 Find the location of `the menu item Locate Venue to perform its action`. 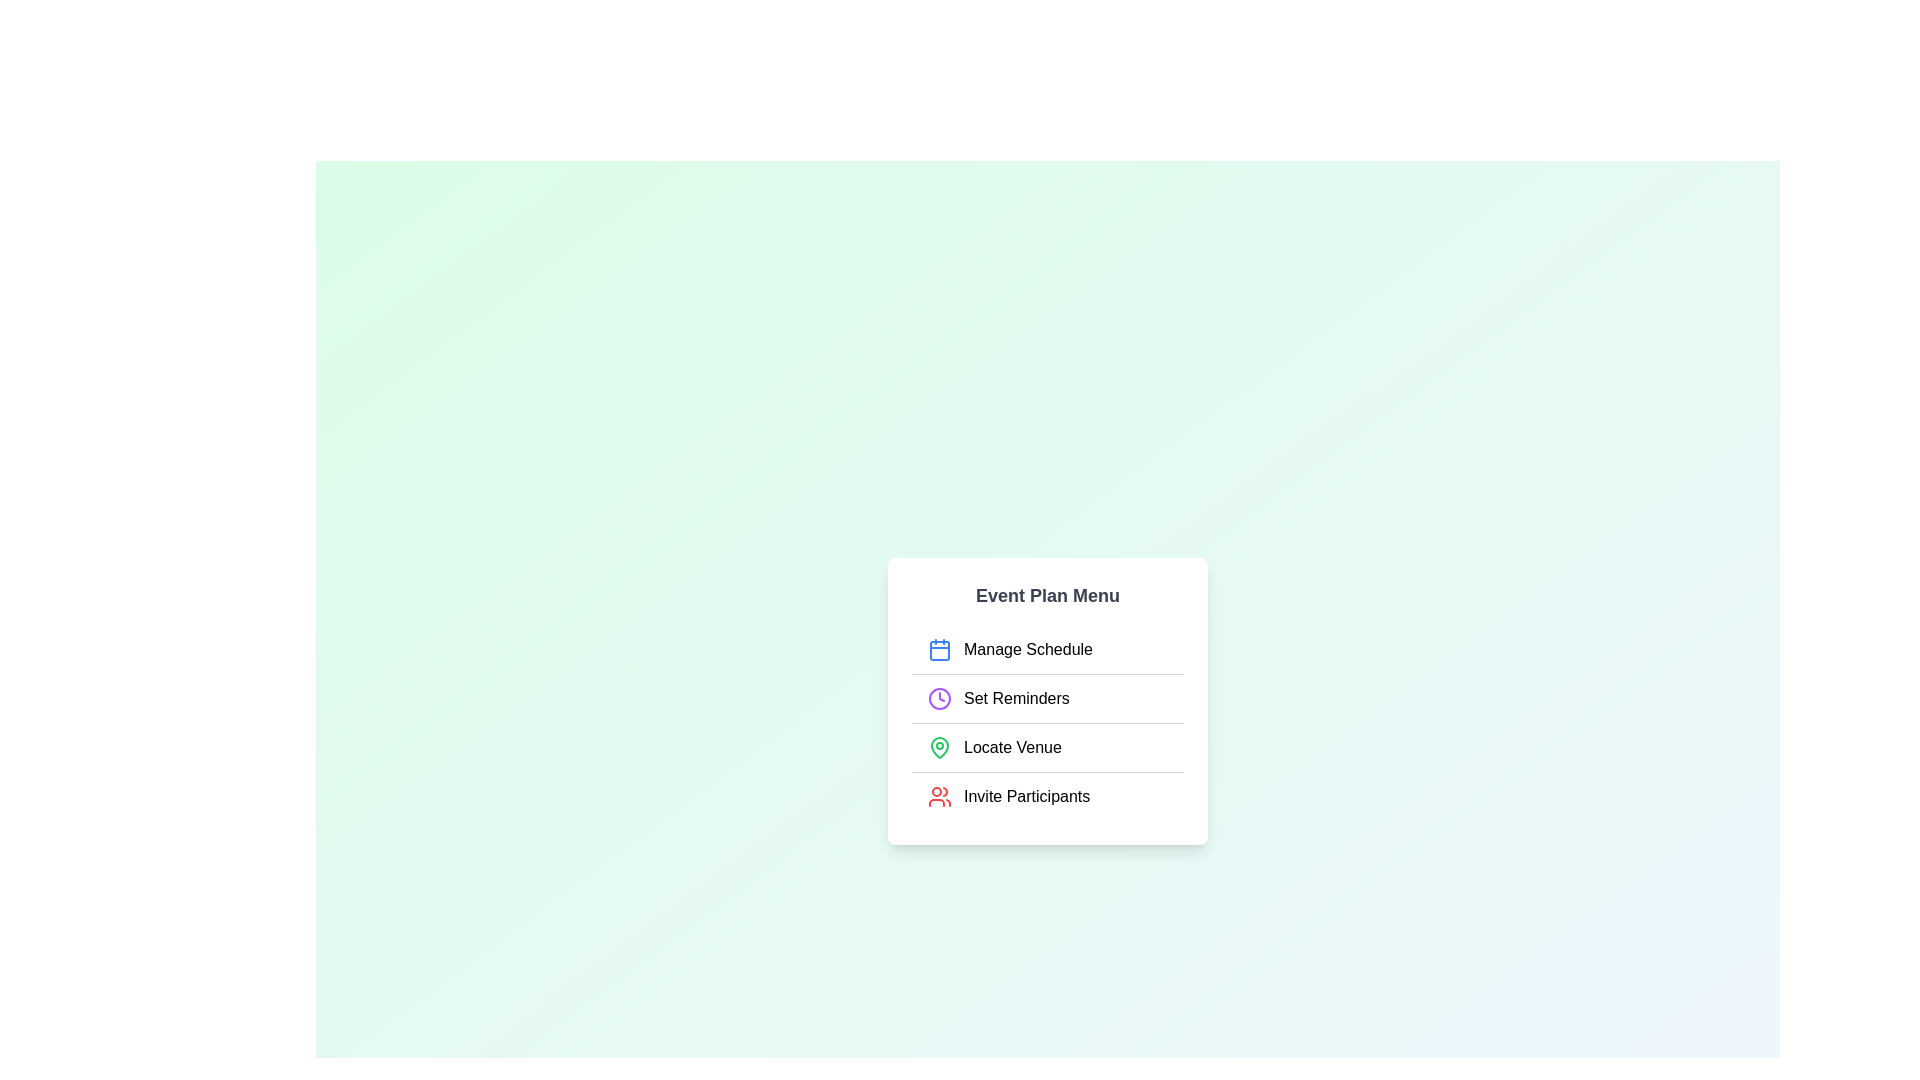

the menu item Locate Venue to perform its action is located at coordinates (1046, 747).